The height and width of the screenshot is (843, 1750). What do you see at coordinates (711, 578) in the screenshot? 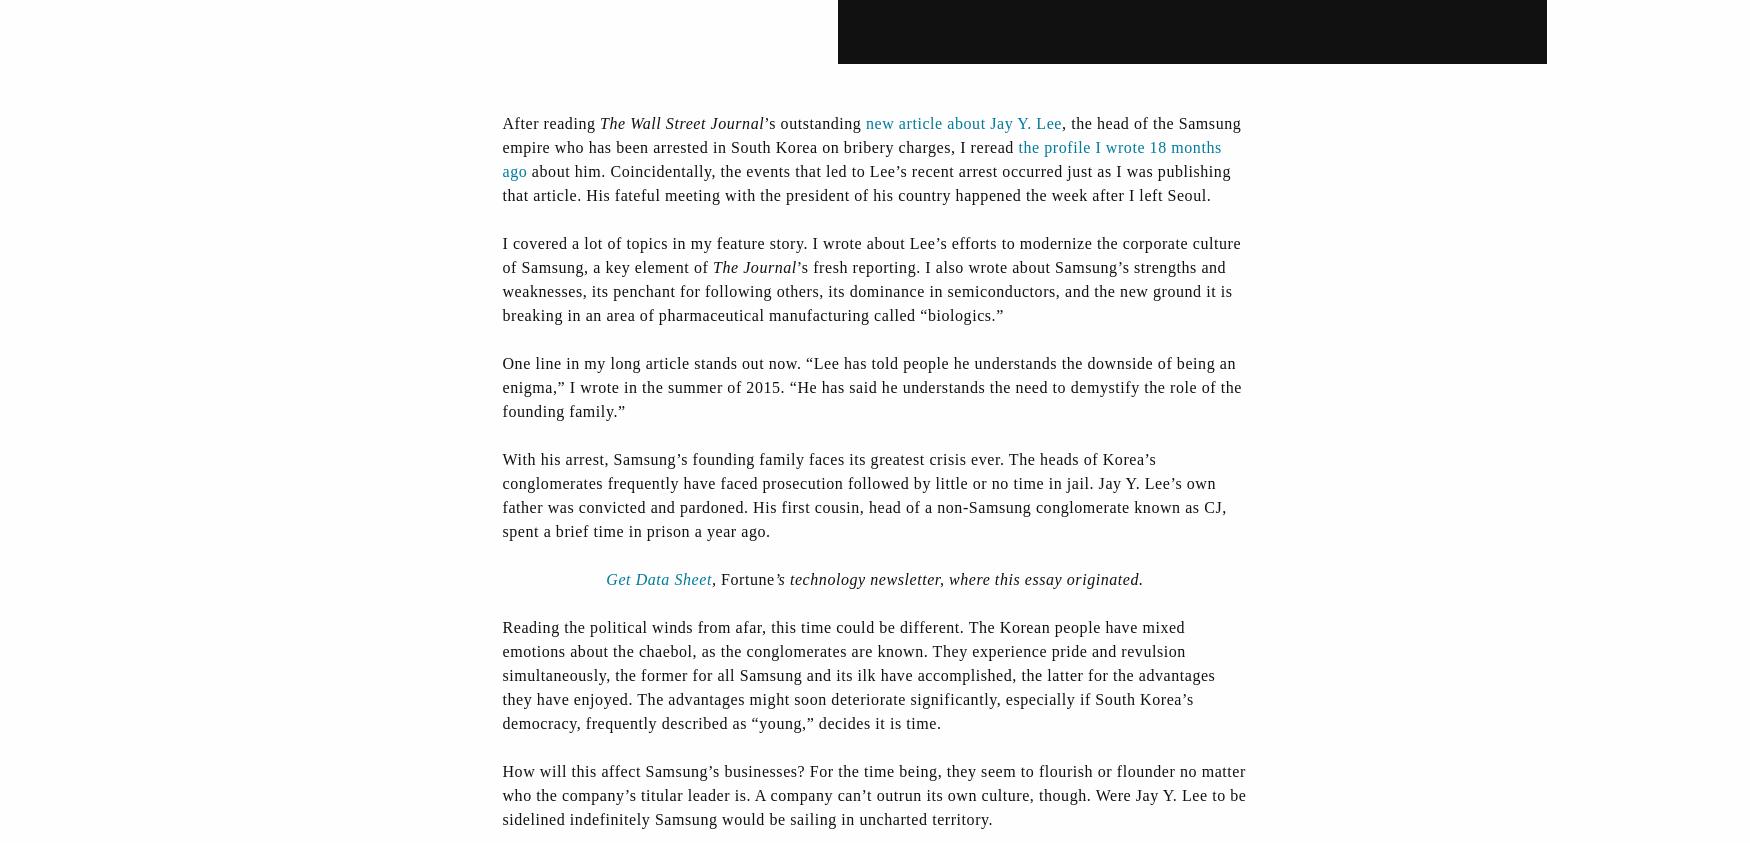
I see `','` at bounding box center [711, 578].